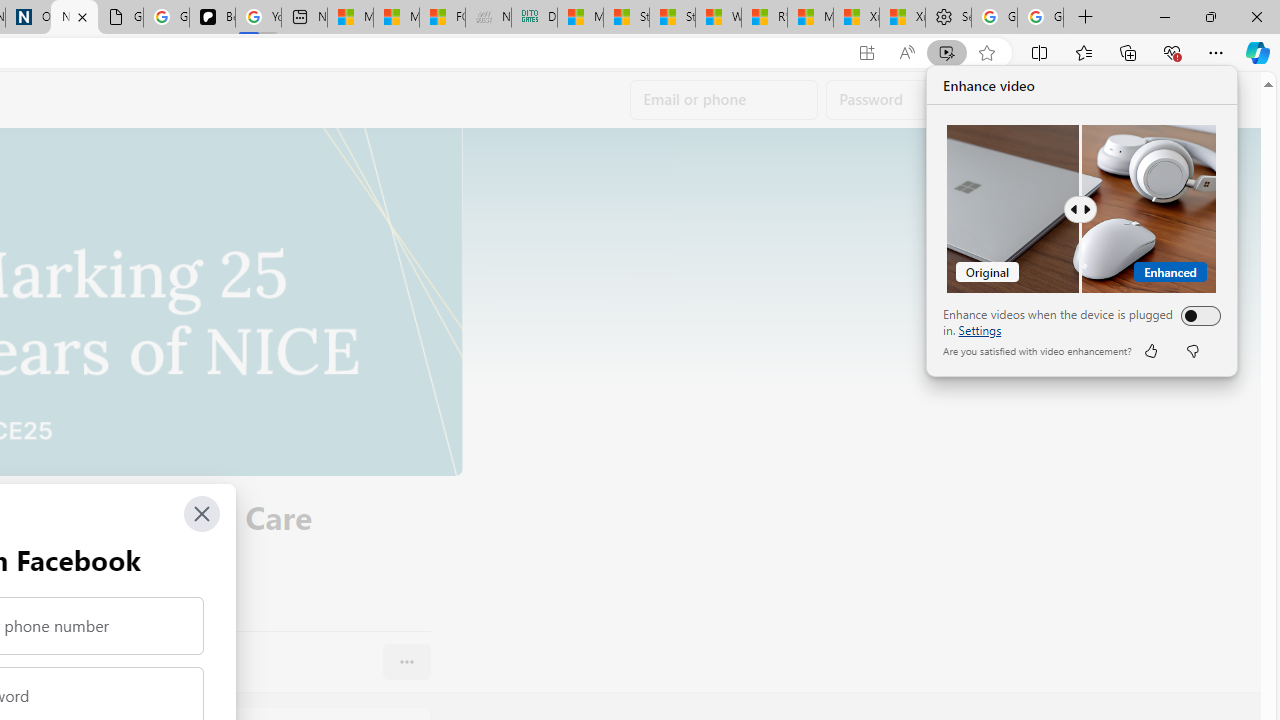 The width and height of the screenshot is (1280, 720). What do you see at coordinates (1192, 350) in the screenshot?
I see `'dislike'` at bounding box center [1192, 350].